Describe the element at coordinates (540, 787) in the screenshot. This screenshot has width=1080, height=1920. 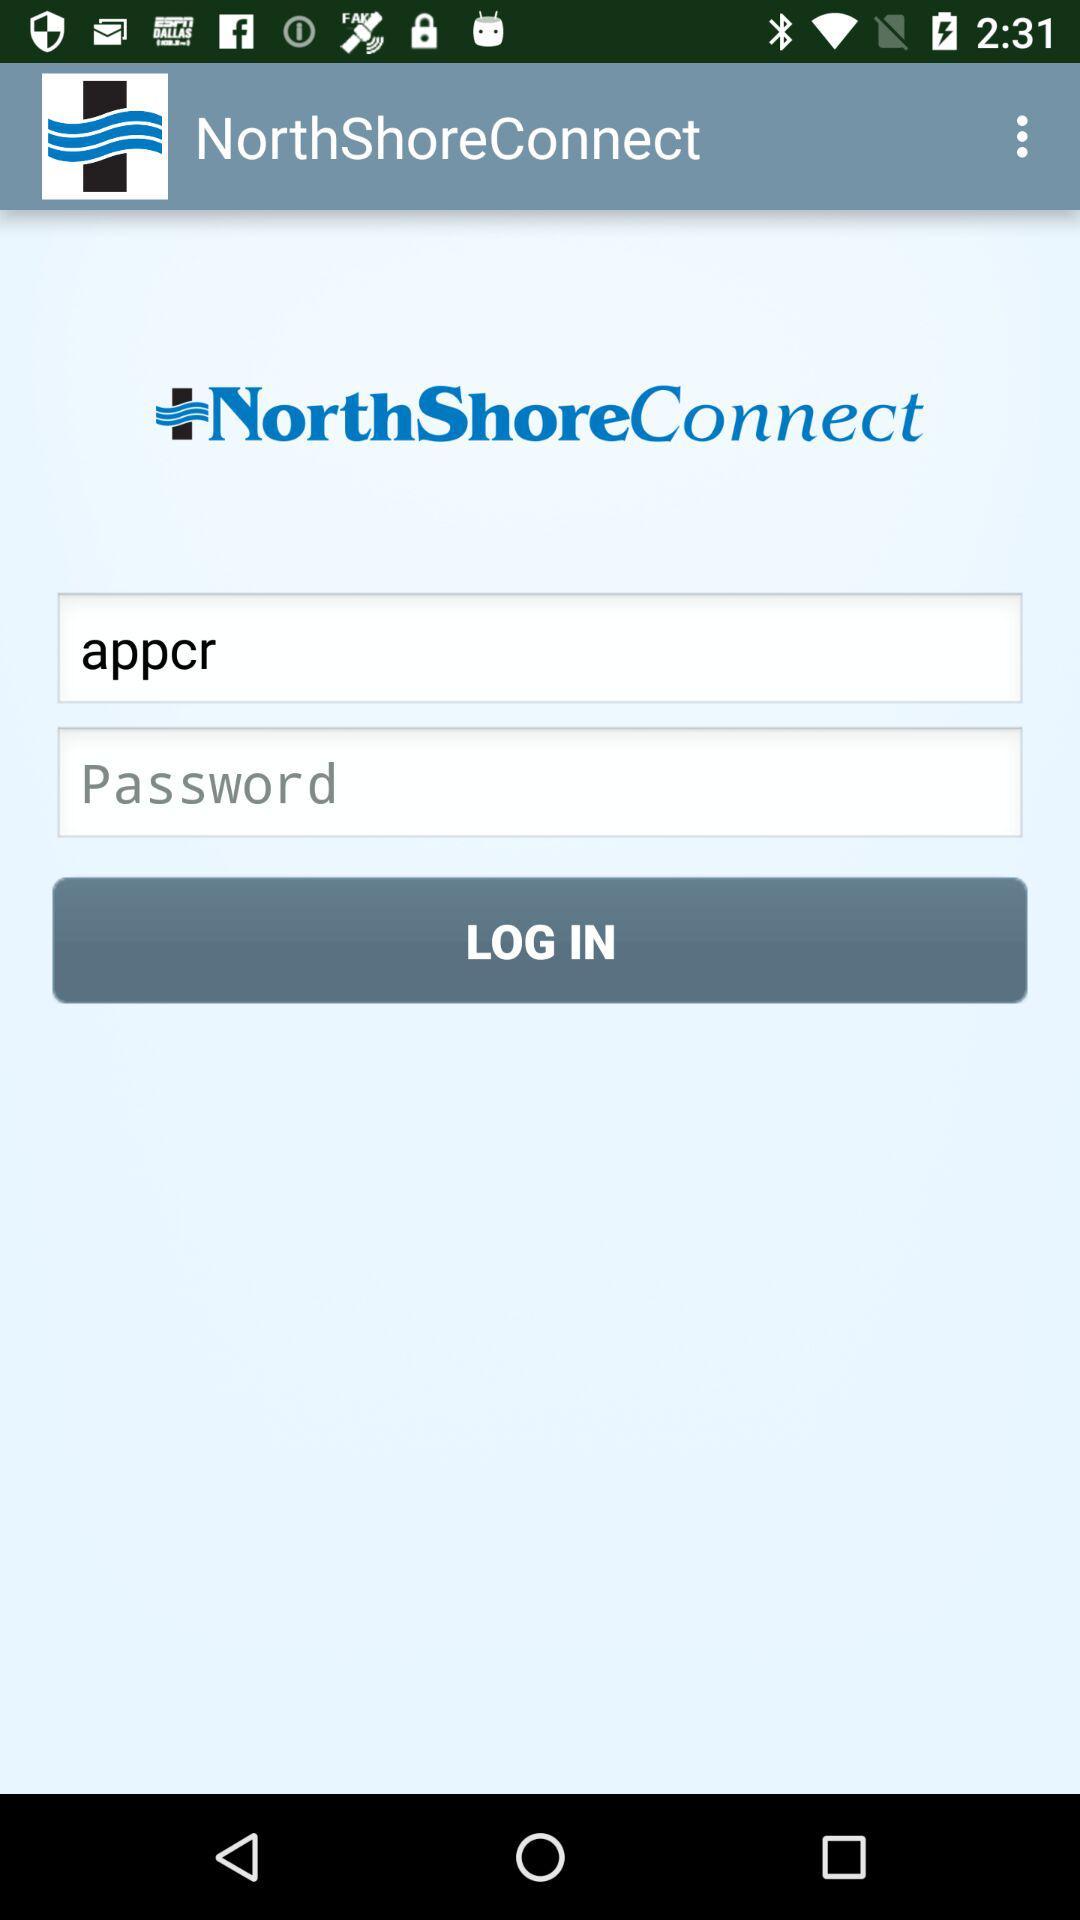
I see `type in password` at that location.